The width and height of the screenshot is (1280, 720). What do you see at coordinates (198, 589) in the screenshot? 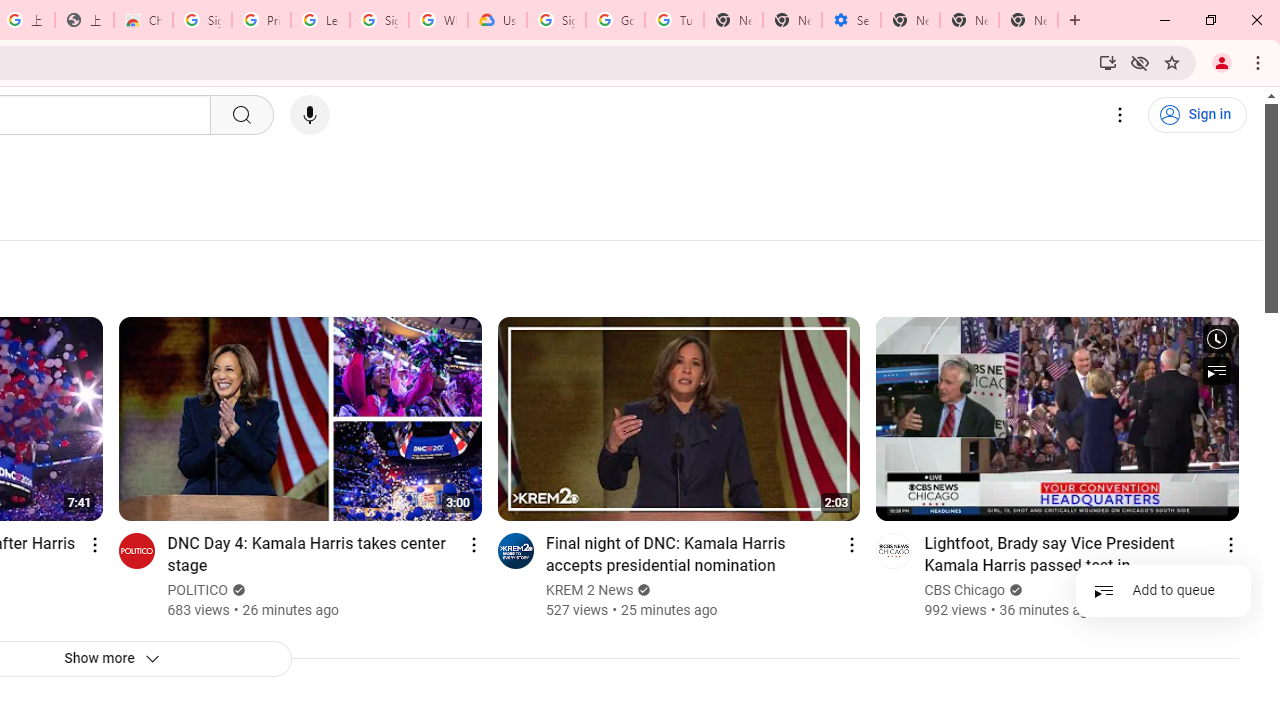
I see `'POLITICO'` at bounding box center [198, 589].